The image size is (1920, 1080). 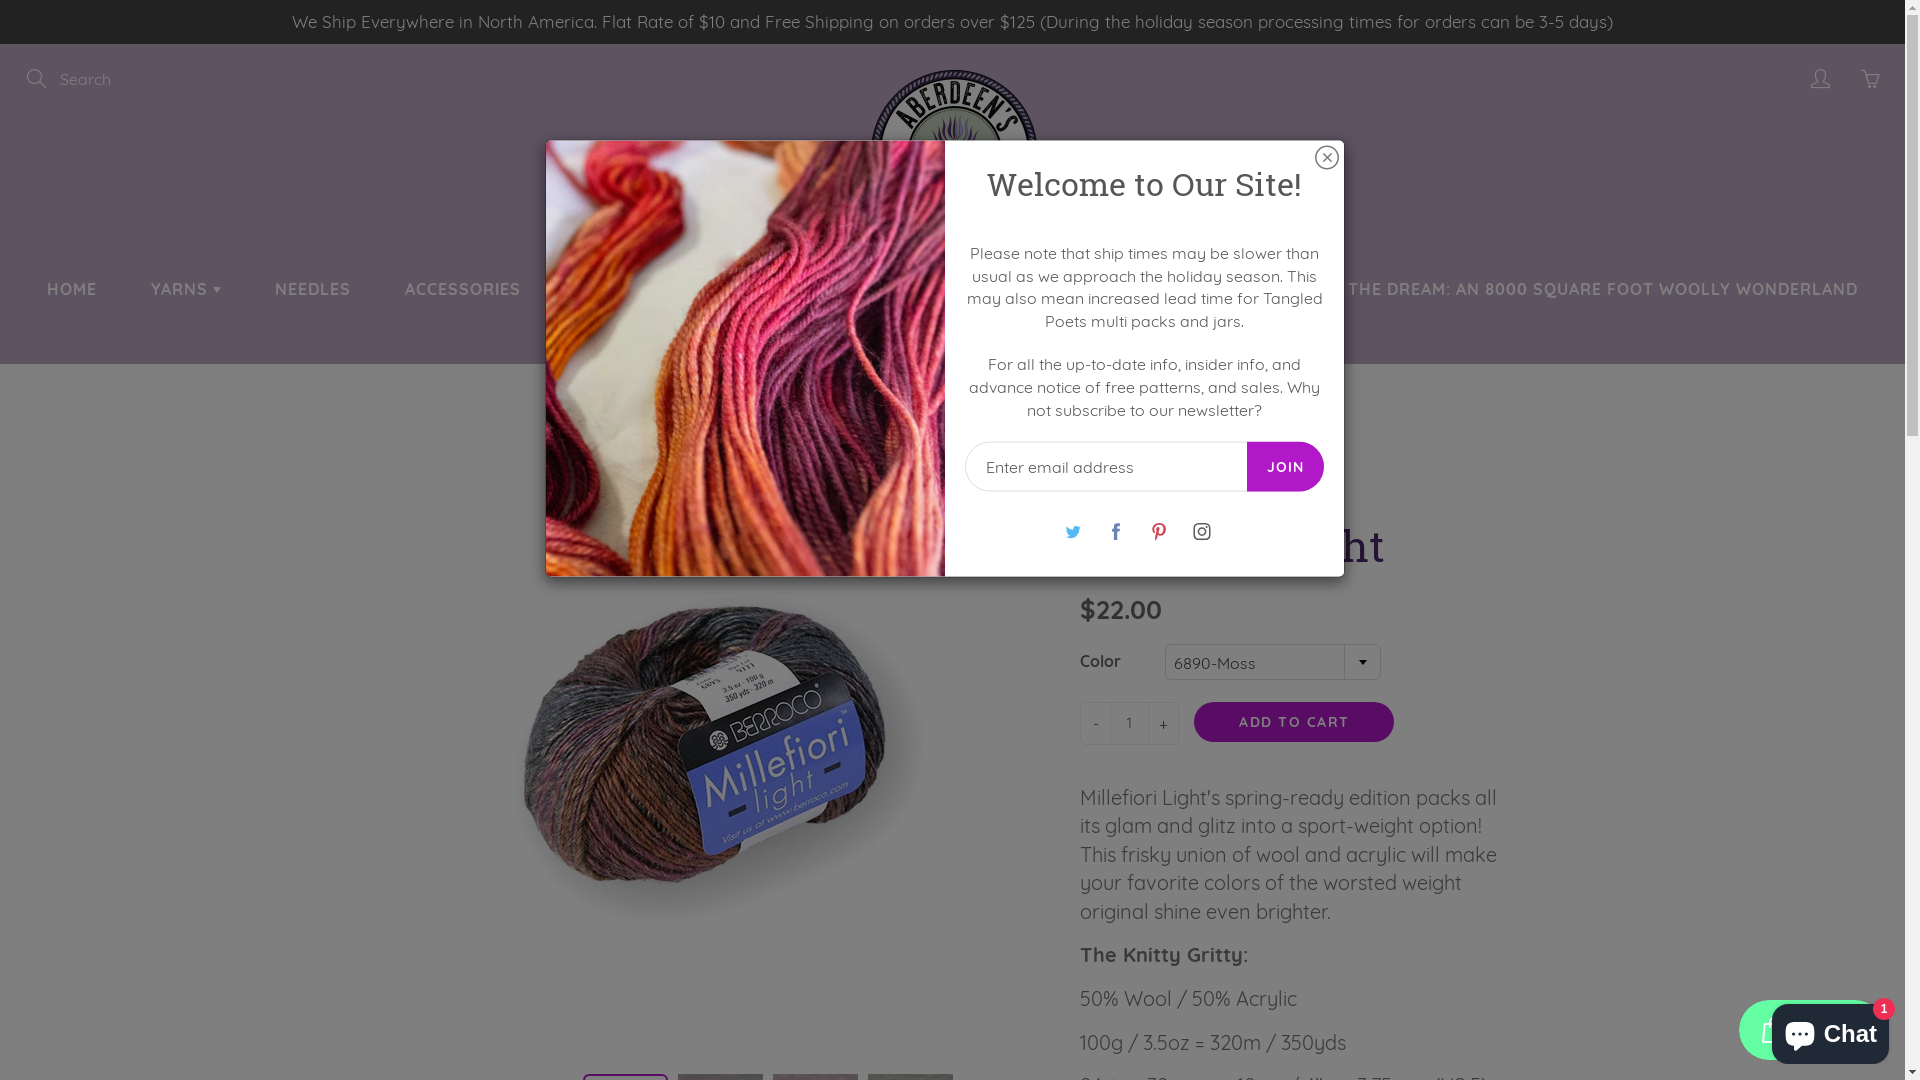 What do you see at coordinates (461, 289) in the screenshot?
I see `'ACCESSORIES'` at bounding box center [461, 289].